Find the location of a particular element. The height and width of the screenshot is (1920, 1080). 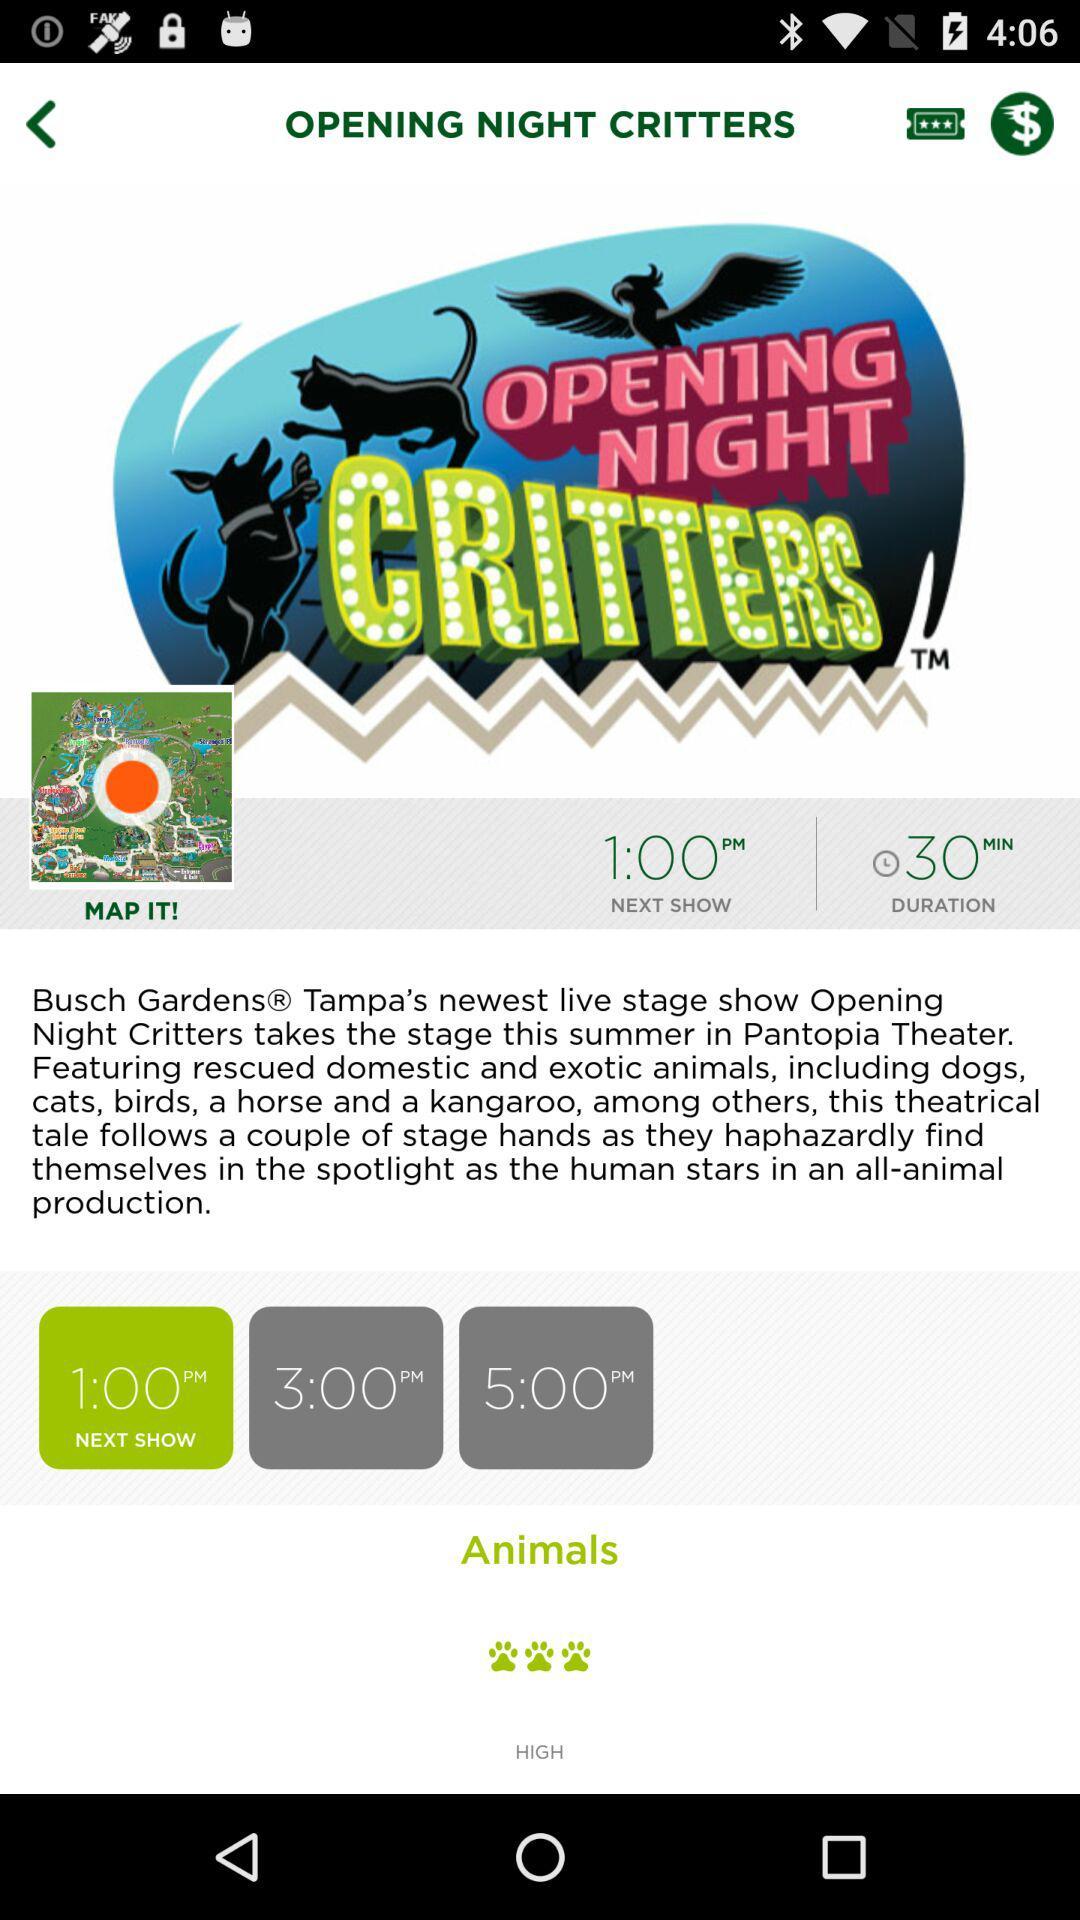

the arrow_backward icon is located at coordinates (54, 131).